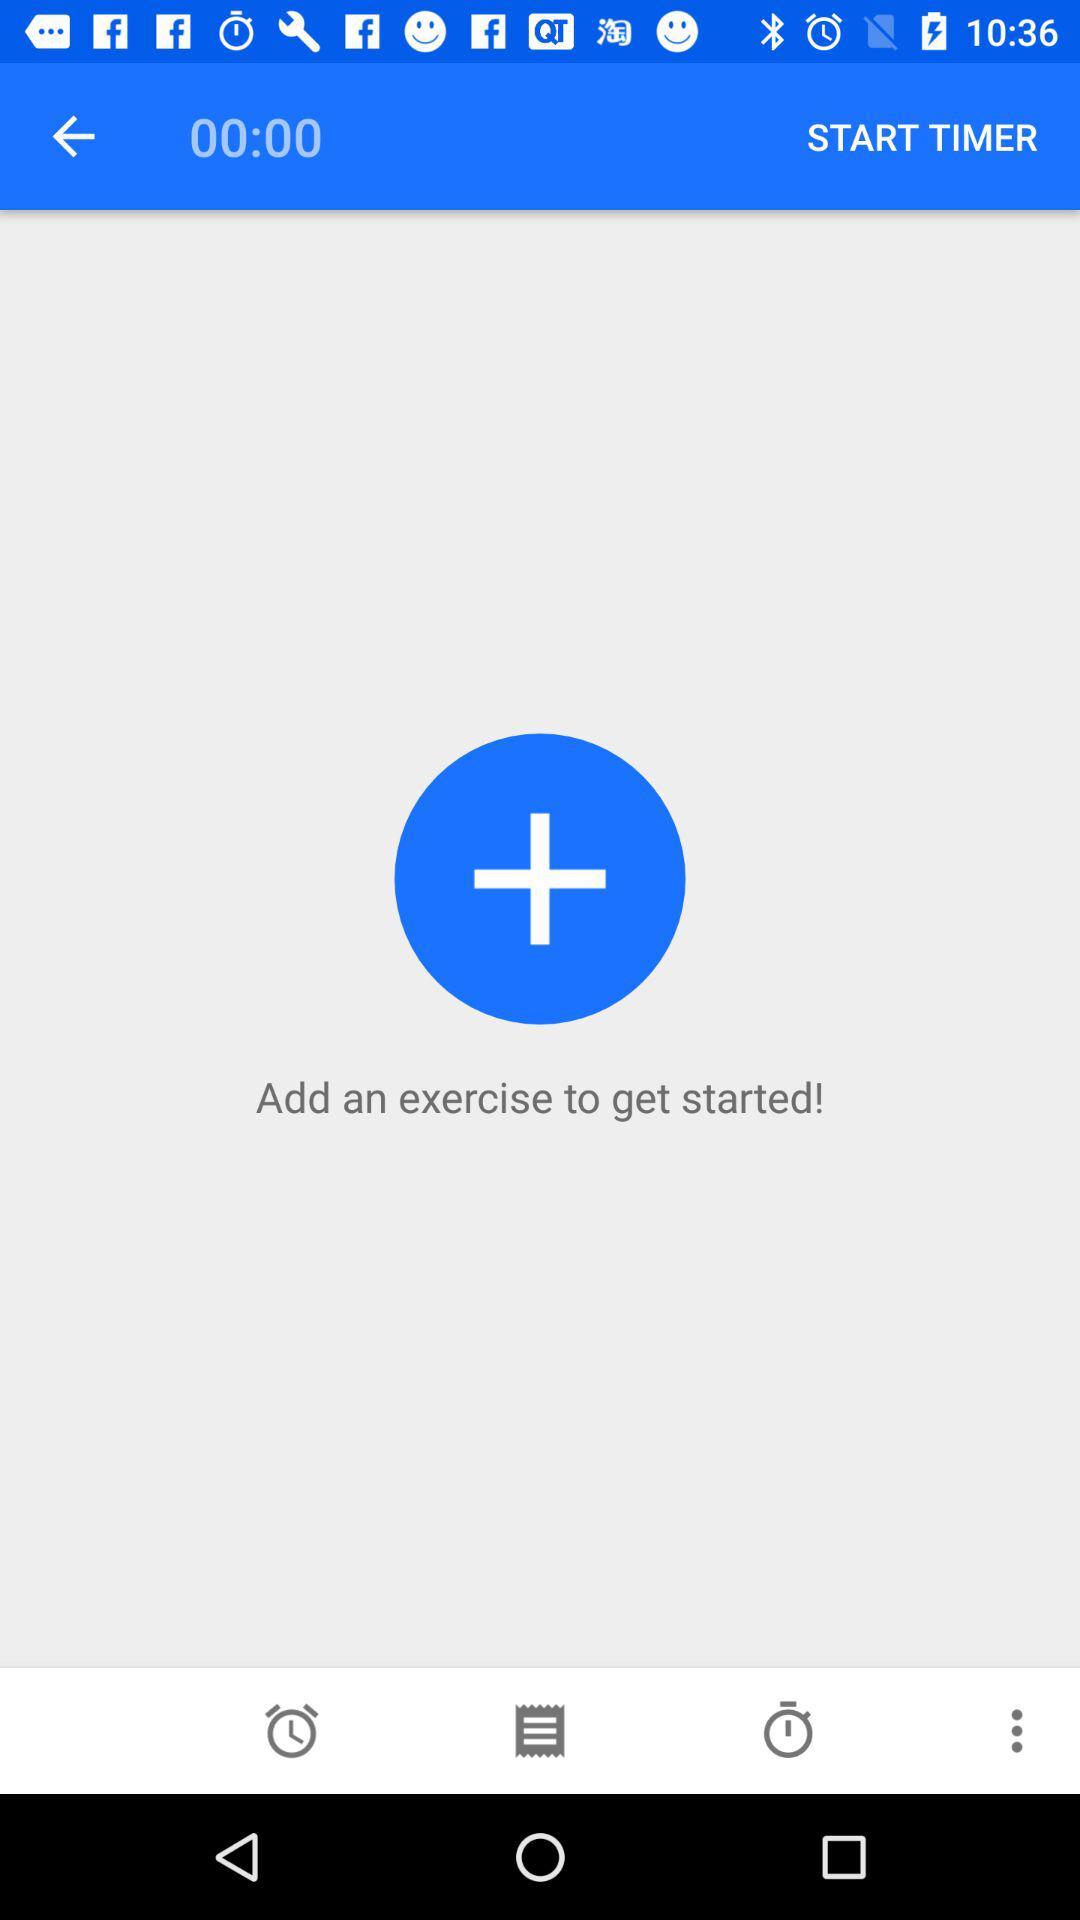 The height and width of the screenshot is (1920, 1080). I want to click on the more icon, so click(1017, 1730).